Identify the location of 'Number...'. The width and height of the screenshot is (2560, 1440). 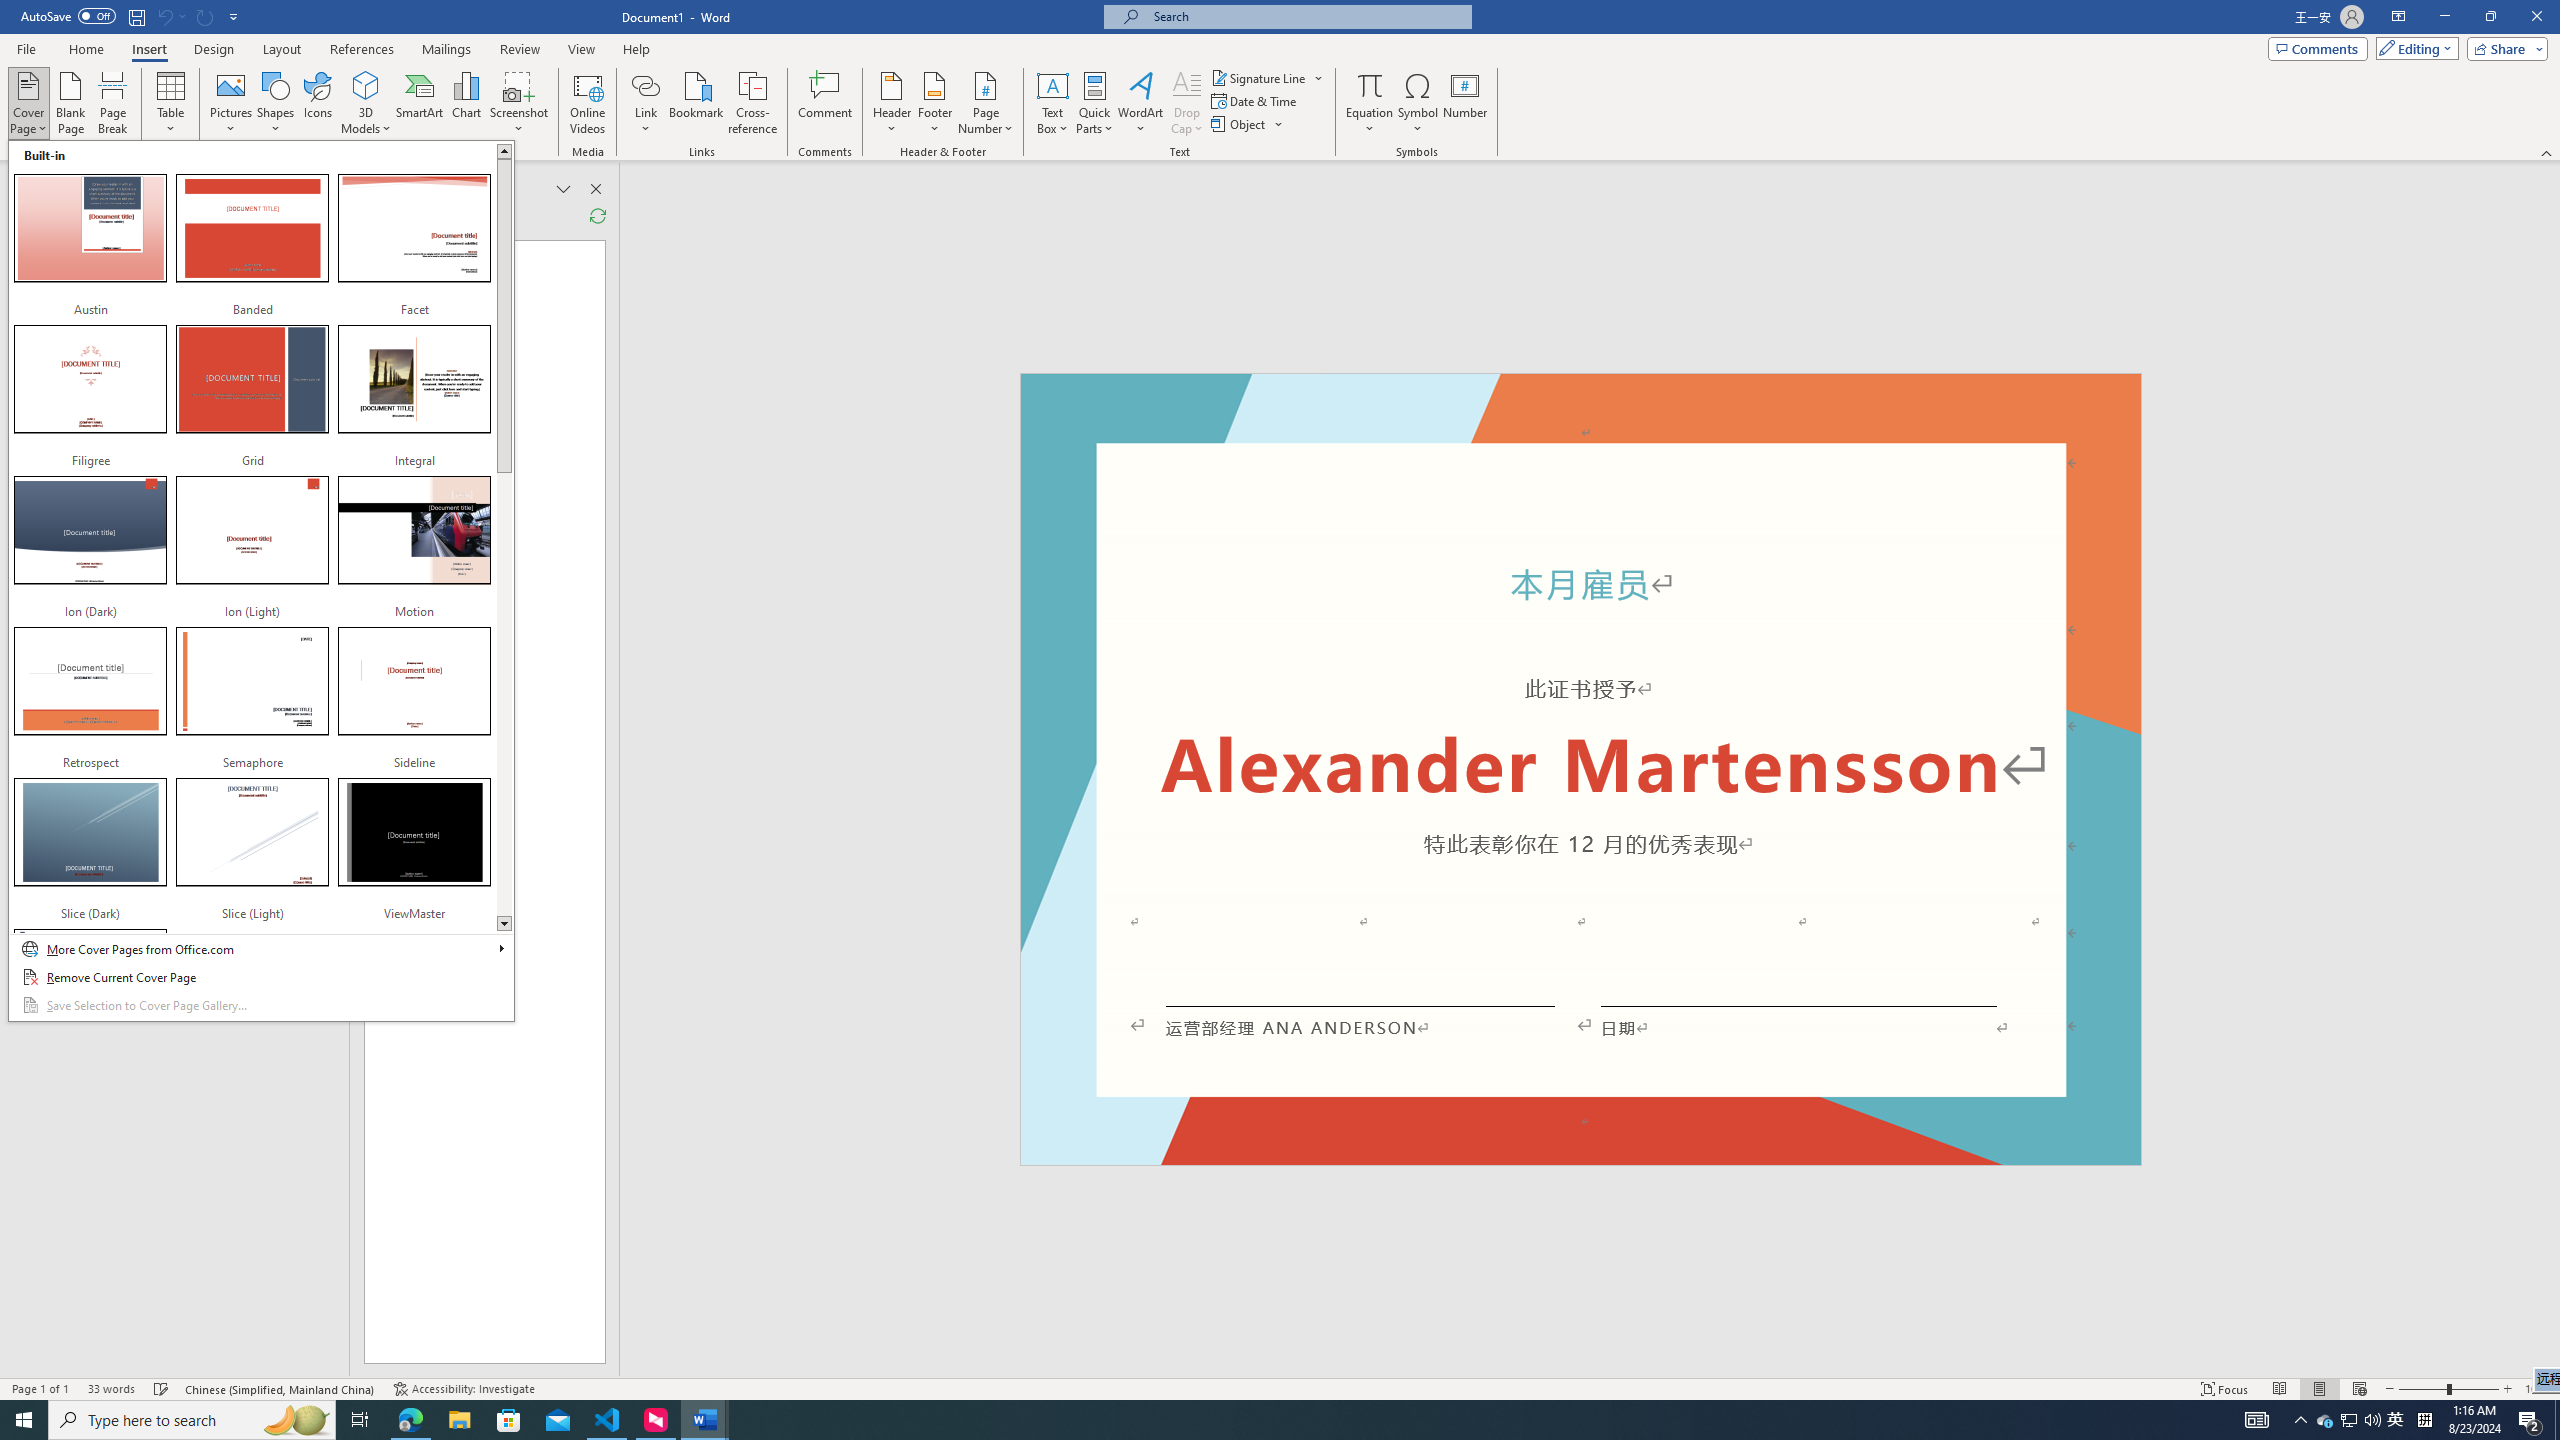
(1464, 103).